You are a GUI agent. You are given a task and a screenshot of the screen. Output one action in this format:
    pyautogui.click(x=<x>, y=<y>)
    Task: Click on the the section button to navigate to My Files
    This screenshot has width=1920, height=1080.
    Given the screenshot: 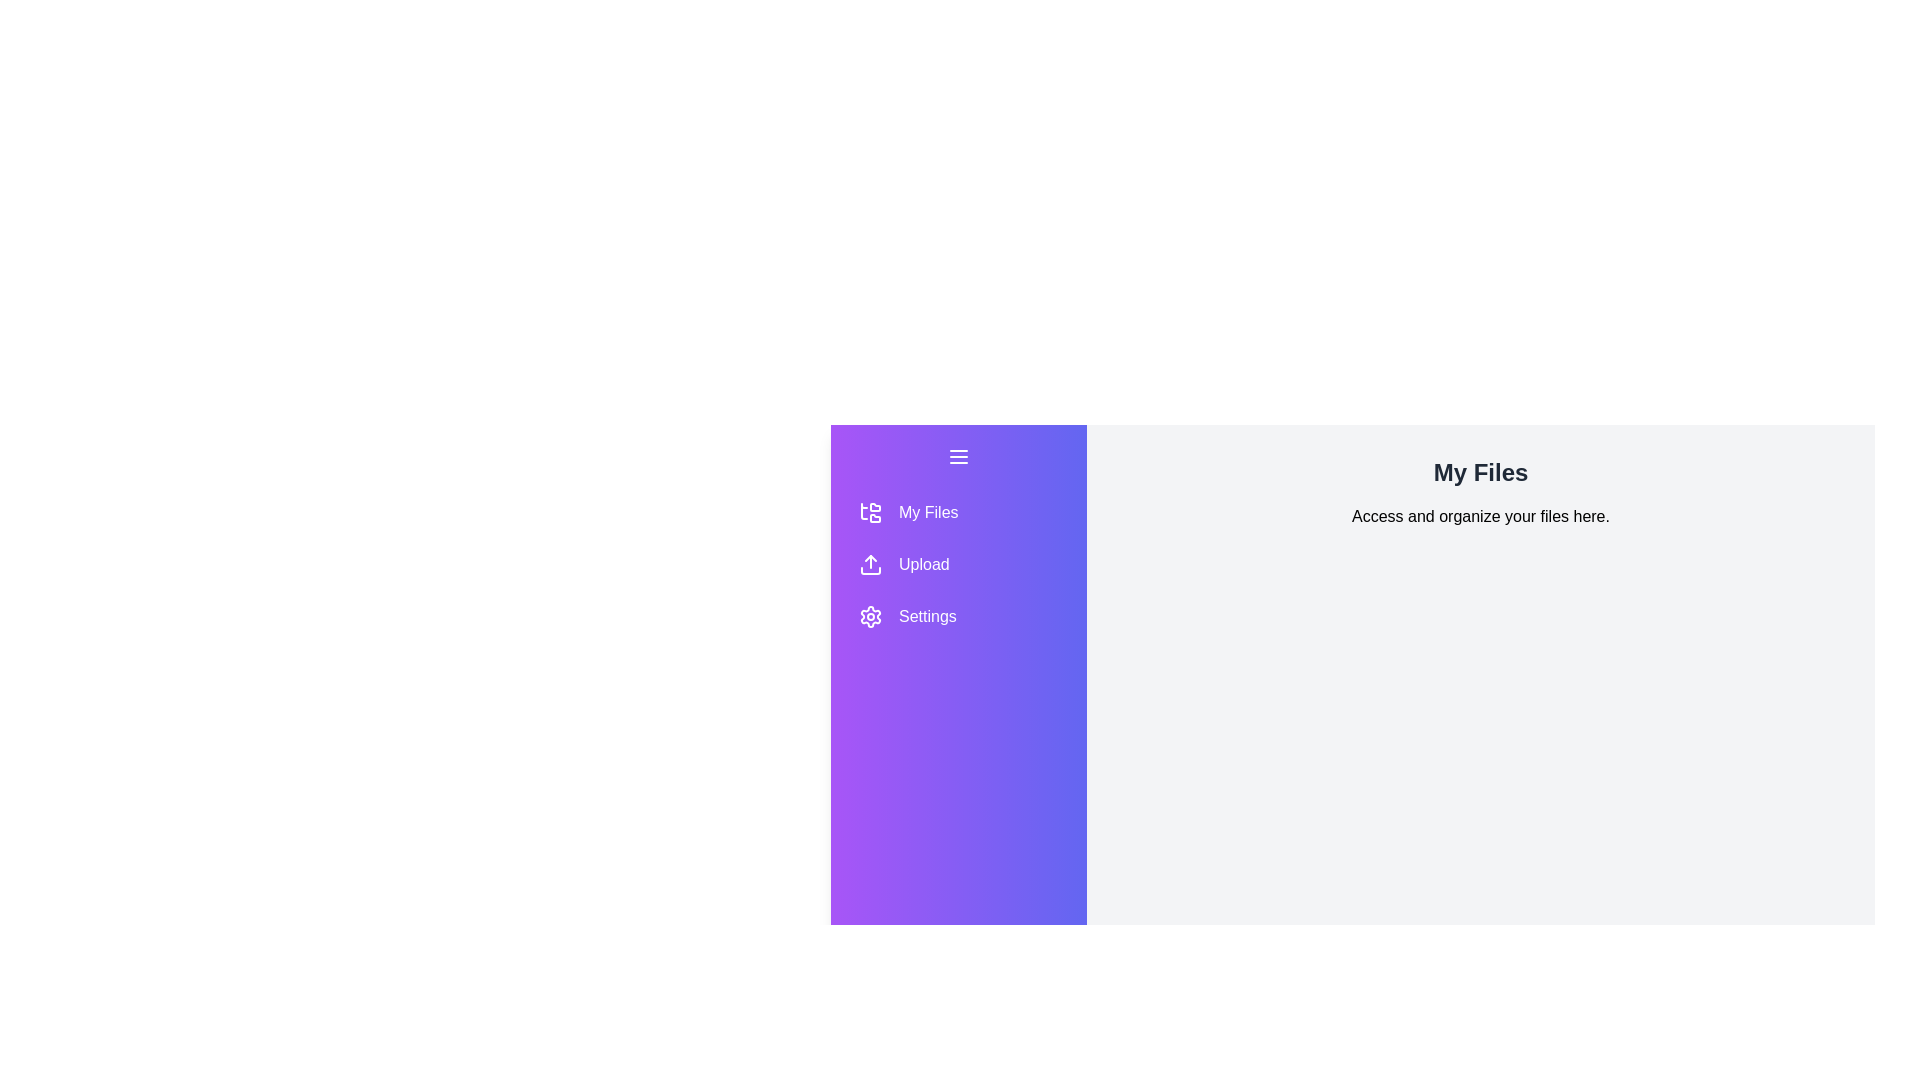 What is the action you would take?
    pyautogui.click(x=958, y=512)
    